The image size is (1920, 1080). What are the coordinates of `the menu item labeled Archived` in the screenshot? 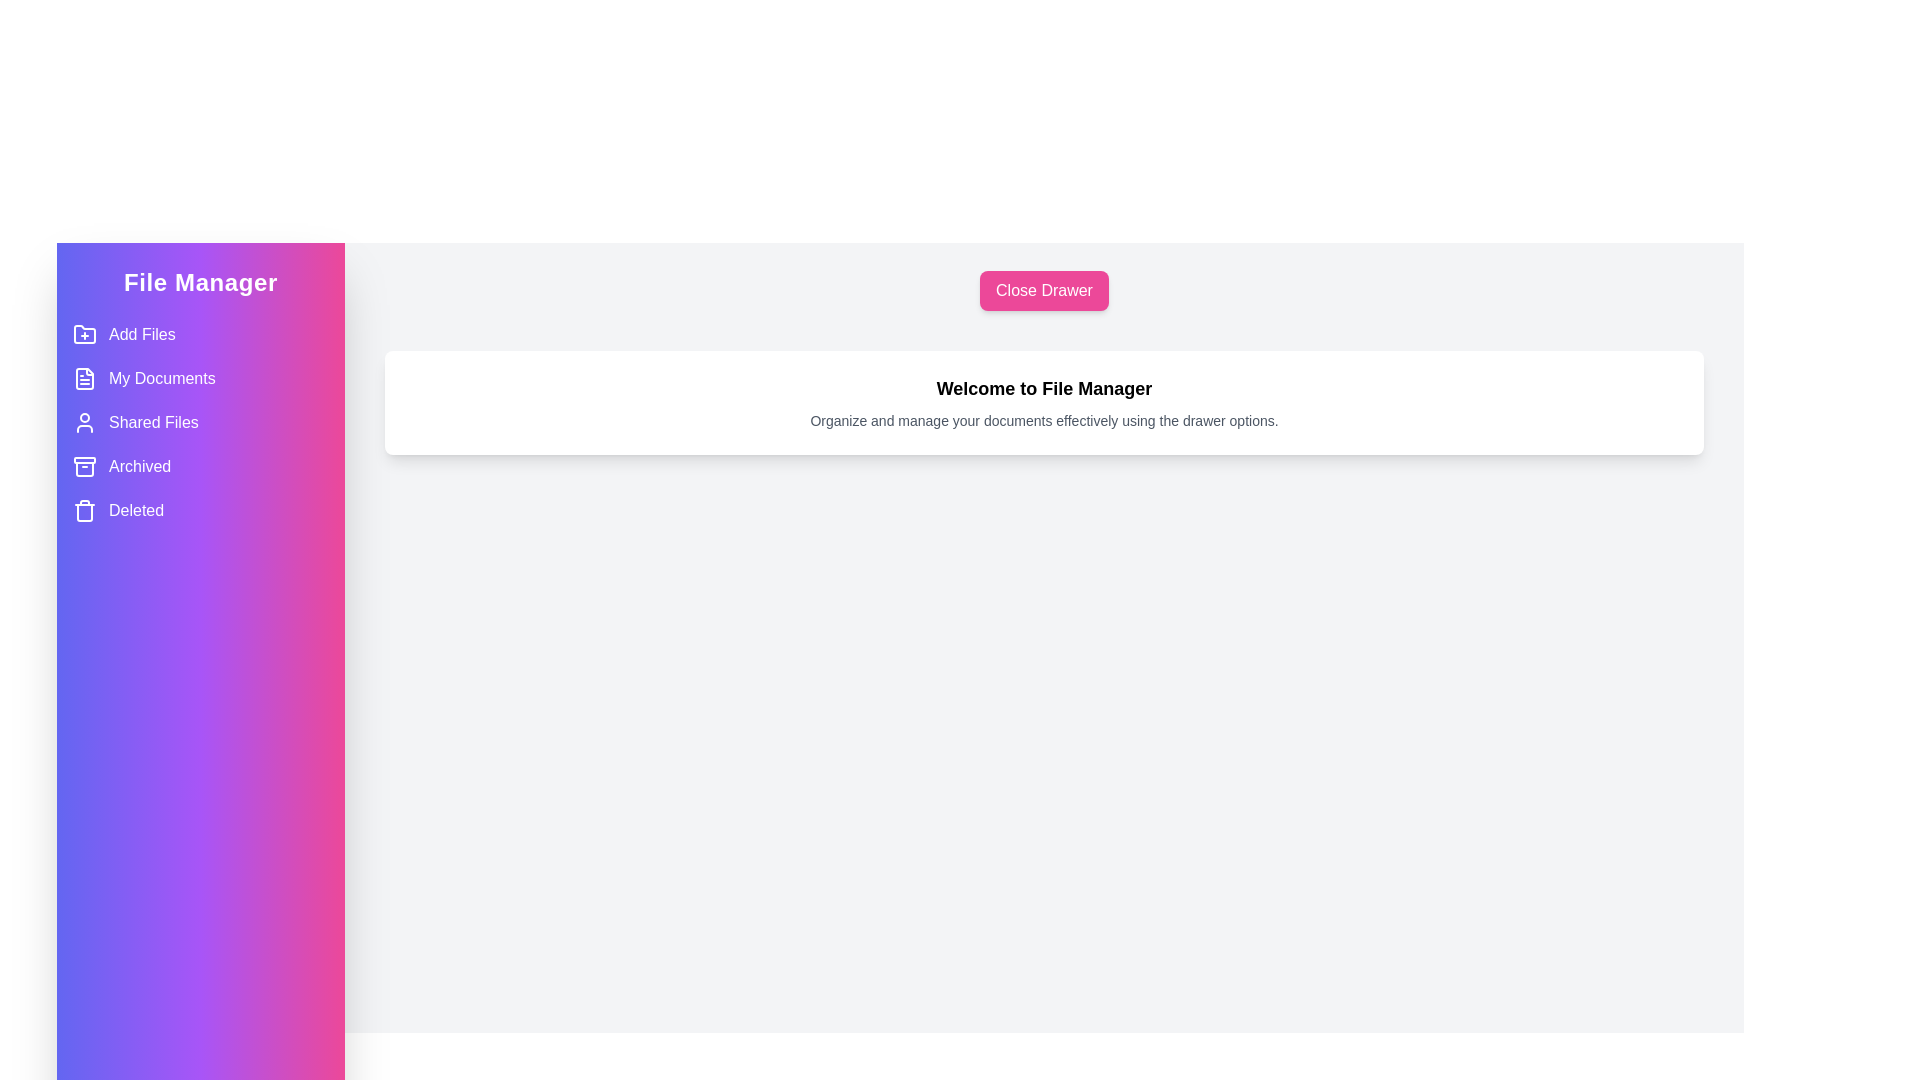 It's located at (201, 466).